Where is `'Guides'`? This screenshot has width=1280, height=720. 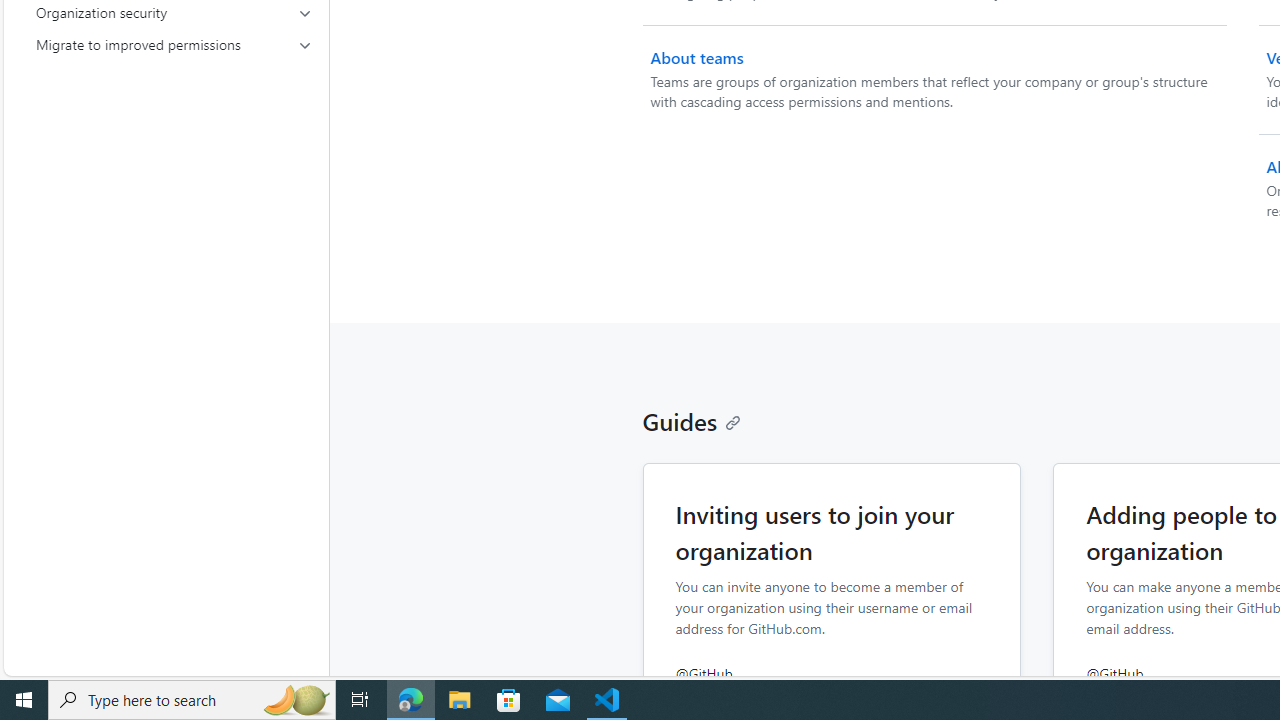
'Guides' is located at coordinates (692, 419).